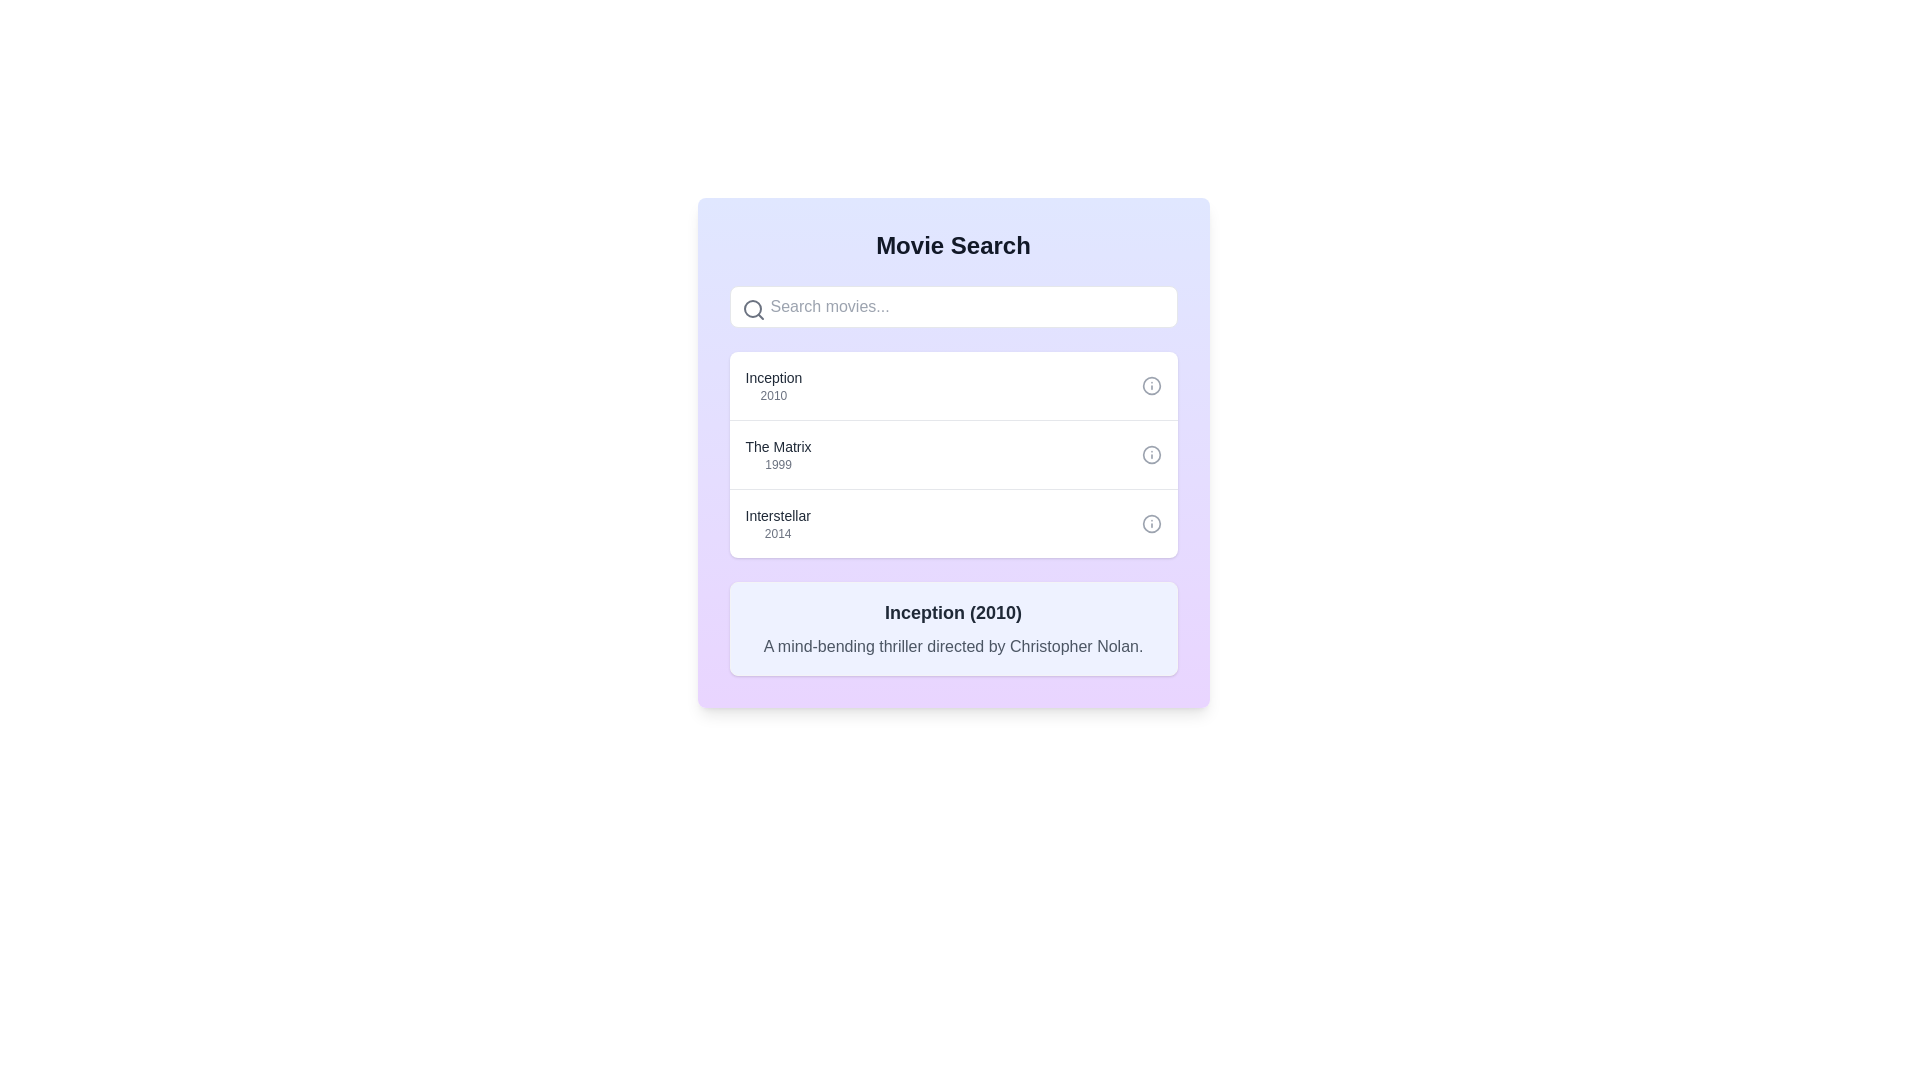 This screenshot has width=1920, height=1080. Describe the element at coordinates (1151, 455) in the screenshot. I see `the informational indicator icon located to the far right of the row associated with 'The Matrix' (1999)` at that location.